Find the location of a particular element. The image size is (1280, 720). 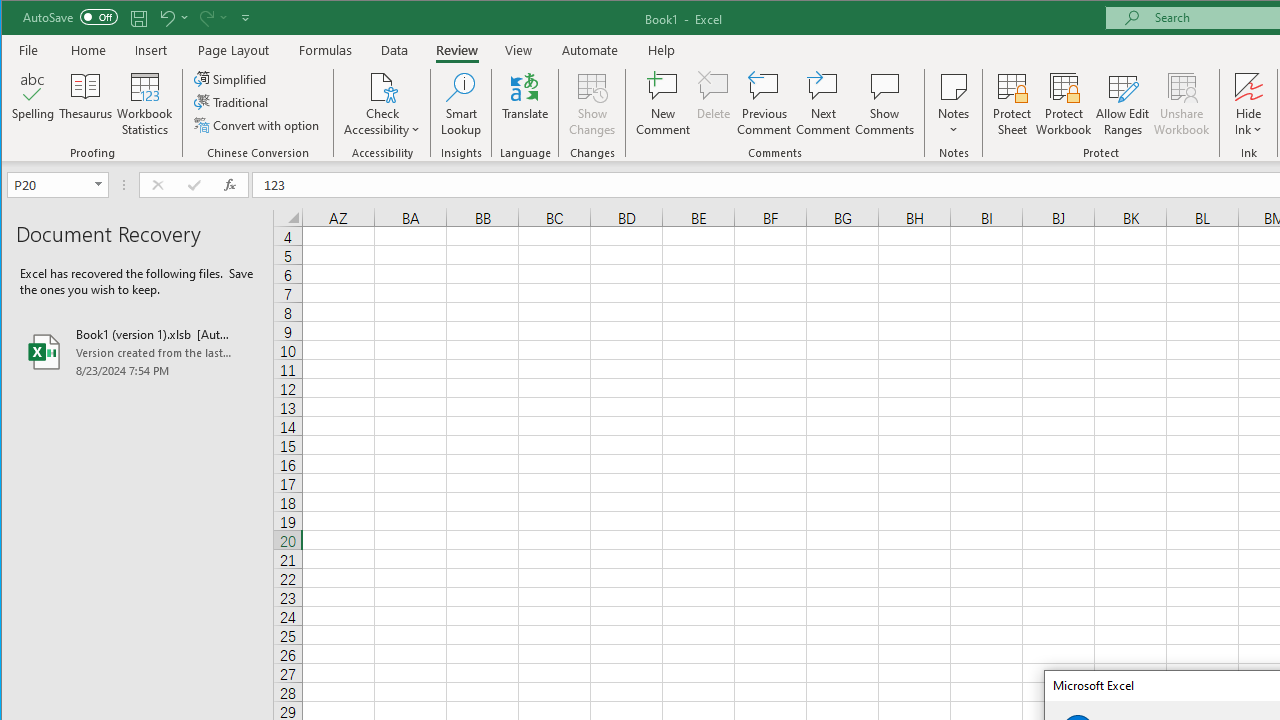

'Translate' is located at coordinates (525, 104).